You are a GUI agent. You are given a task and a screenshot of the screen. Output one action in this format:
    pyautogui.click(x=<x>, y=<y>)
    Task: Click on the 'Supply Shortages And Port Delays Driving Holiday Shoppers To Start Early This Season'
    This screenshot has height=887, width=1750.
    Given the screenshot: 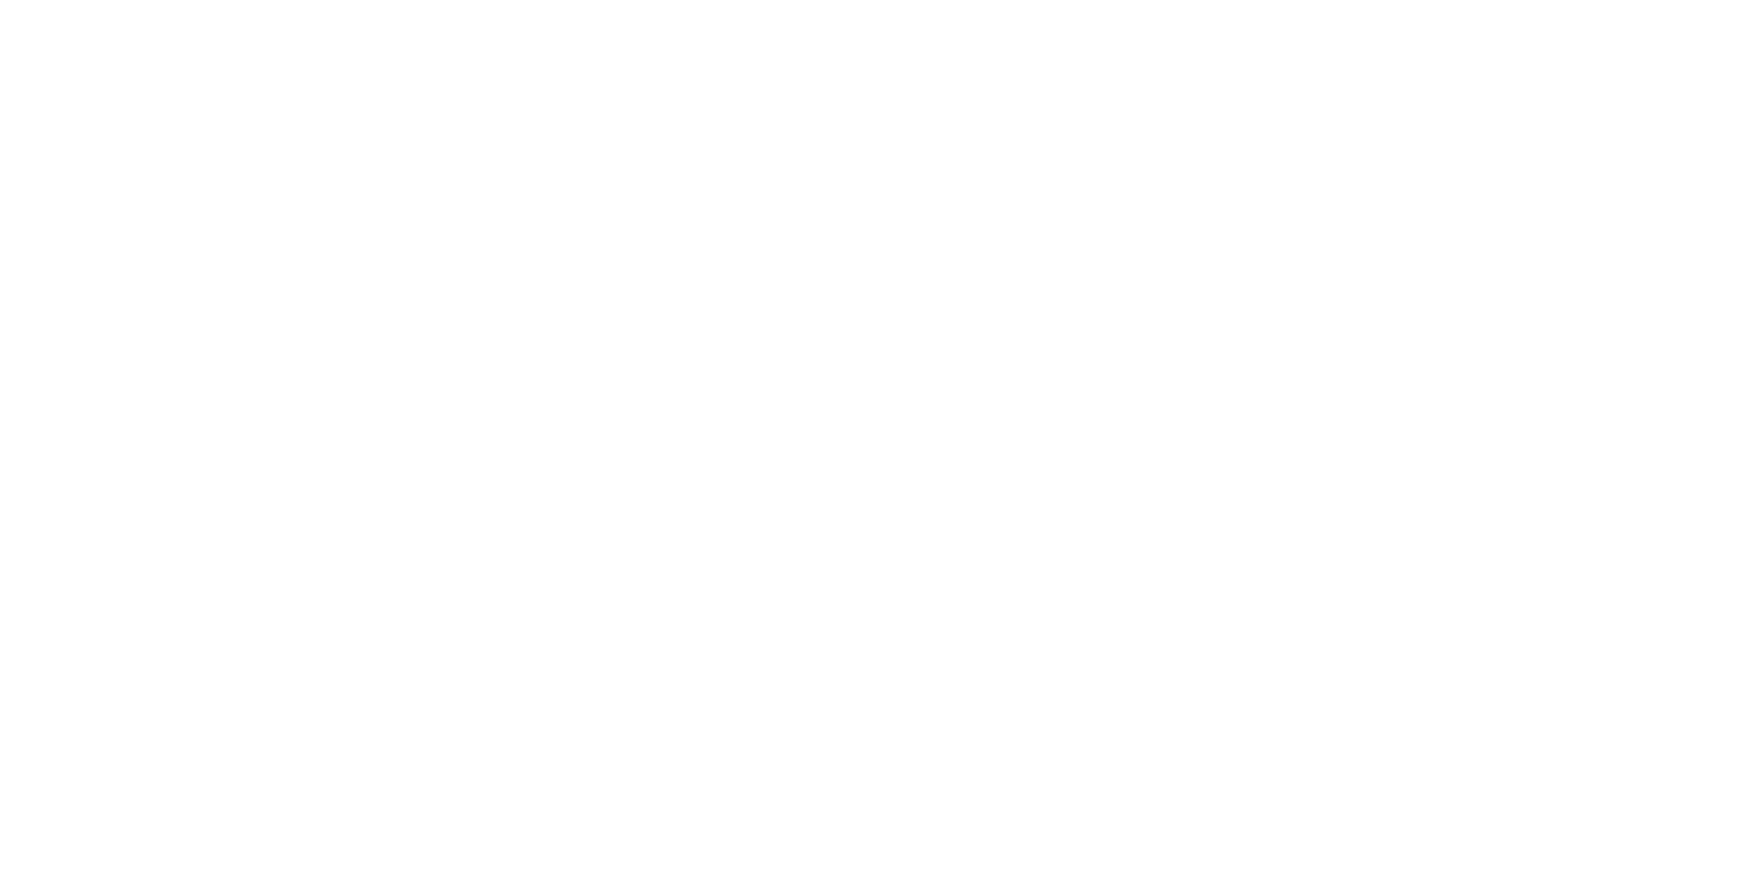 What is the action you would take?
    pyautogui.click(x=732, y=583)
    